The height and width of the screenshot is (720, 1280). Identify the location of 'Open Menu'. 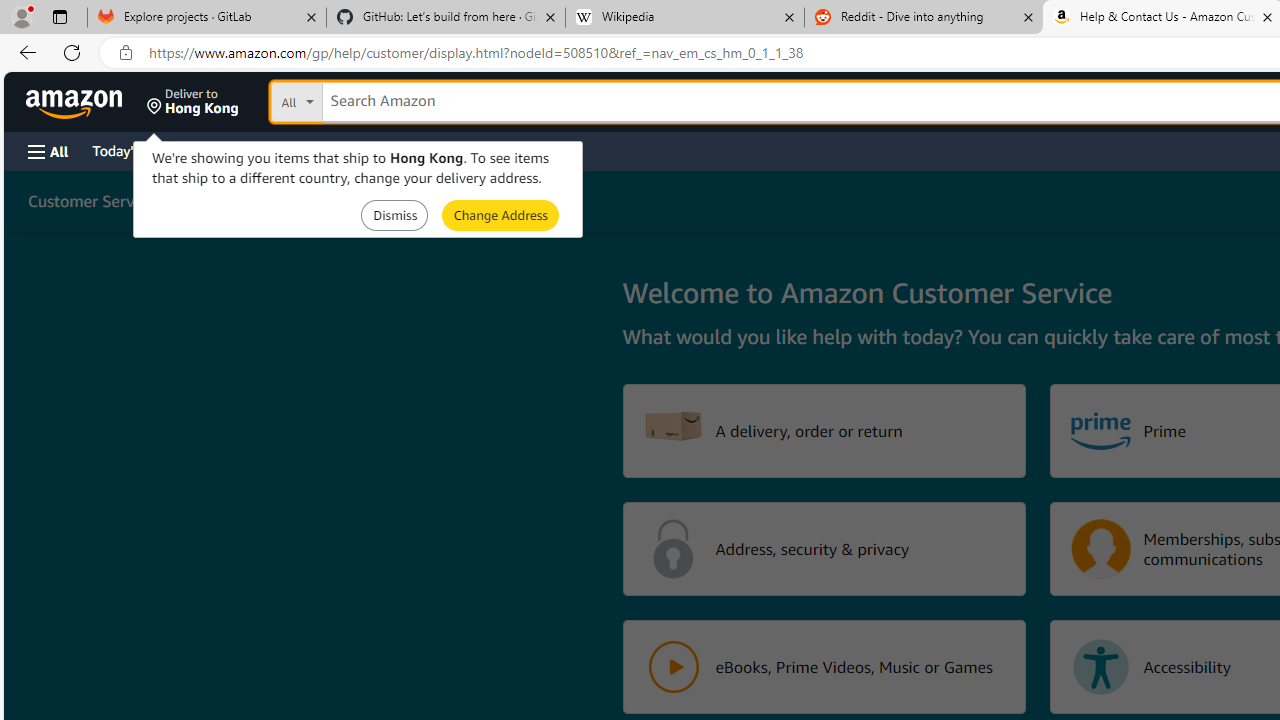
(48, 150).